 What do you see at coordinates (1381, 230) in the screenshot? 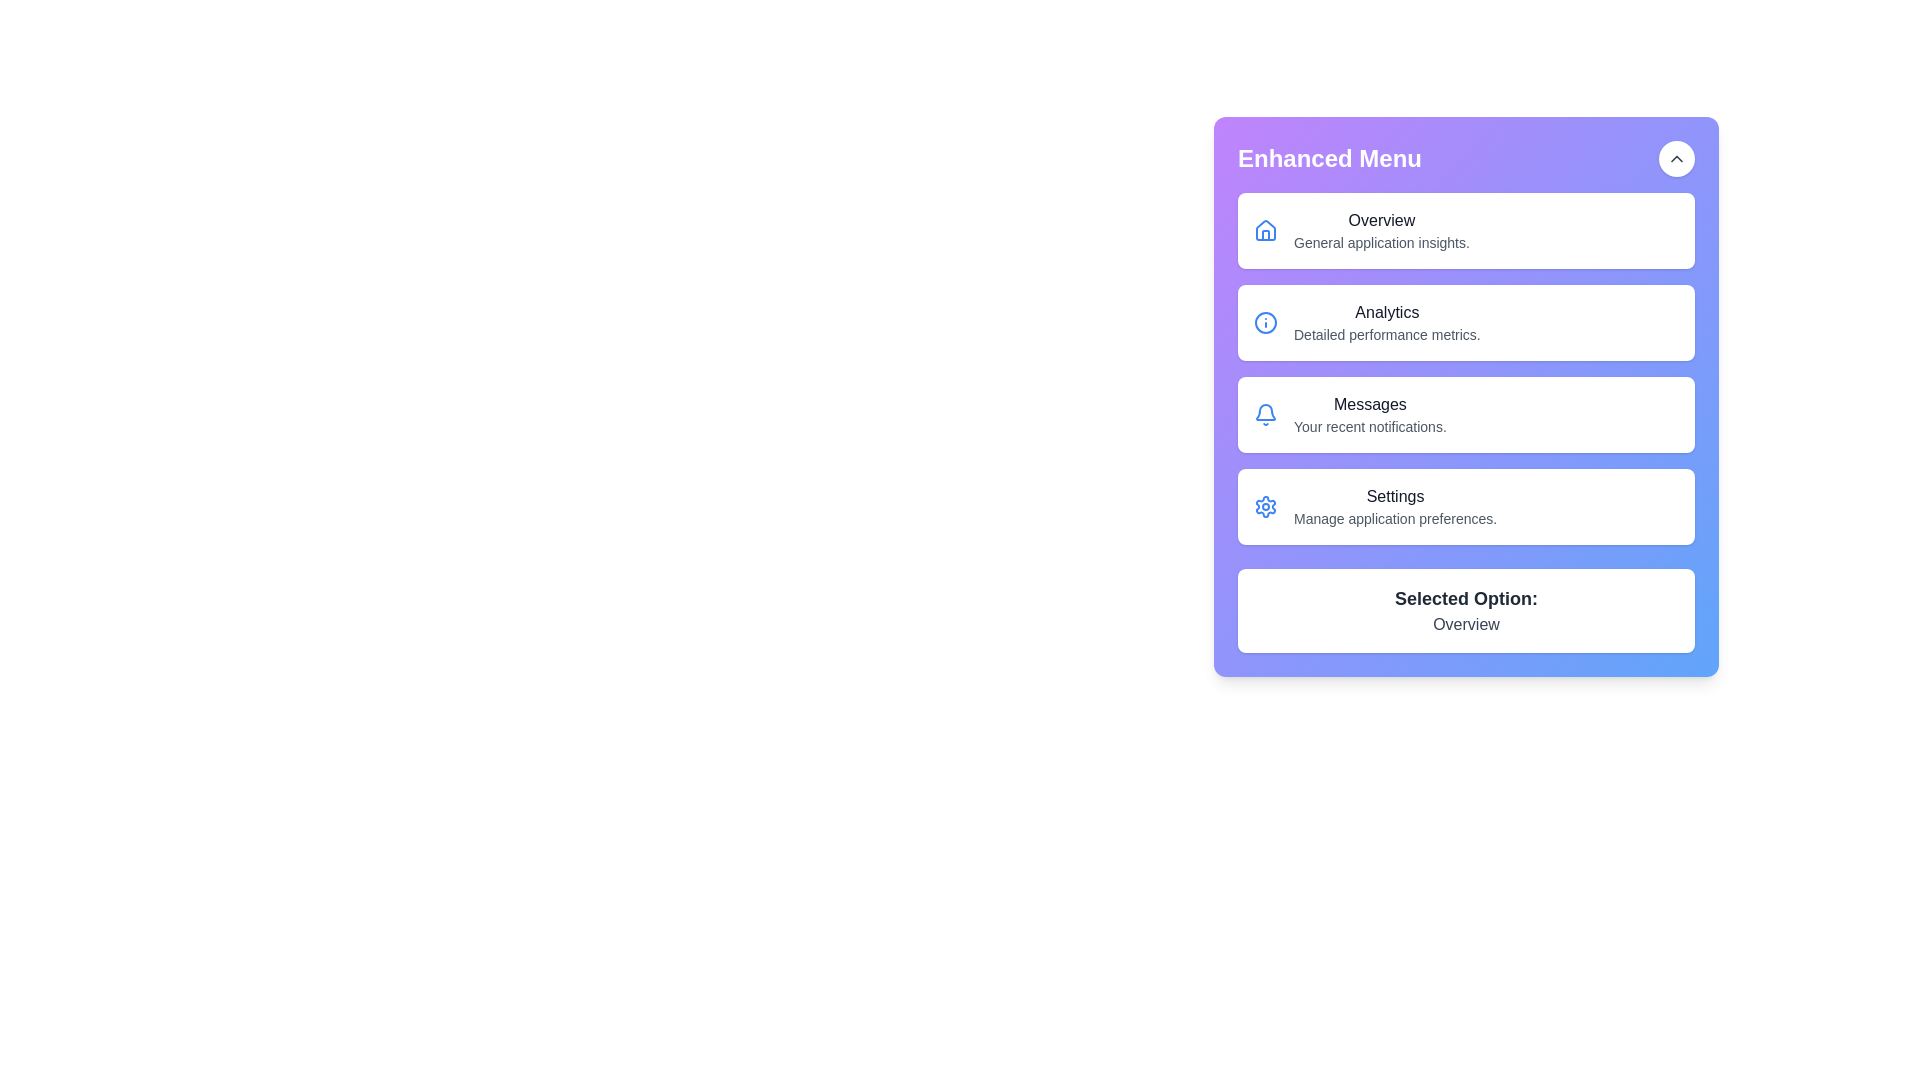
I see `the first menu item below the 'Enhanced Menu' heading` at bounding box center [1381, 230].